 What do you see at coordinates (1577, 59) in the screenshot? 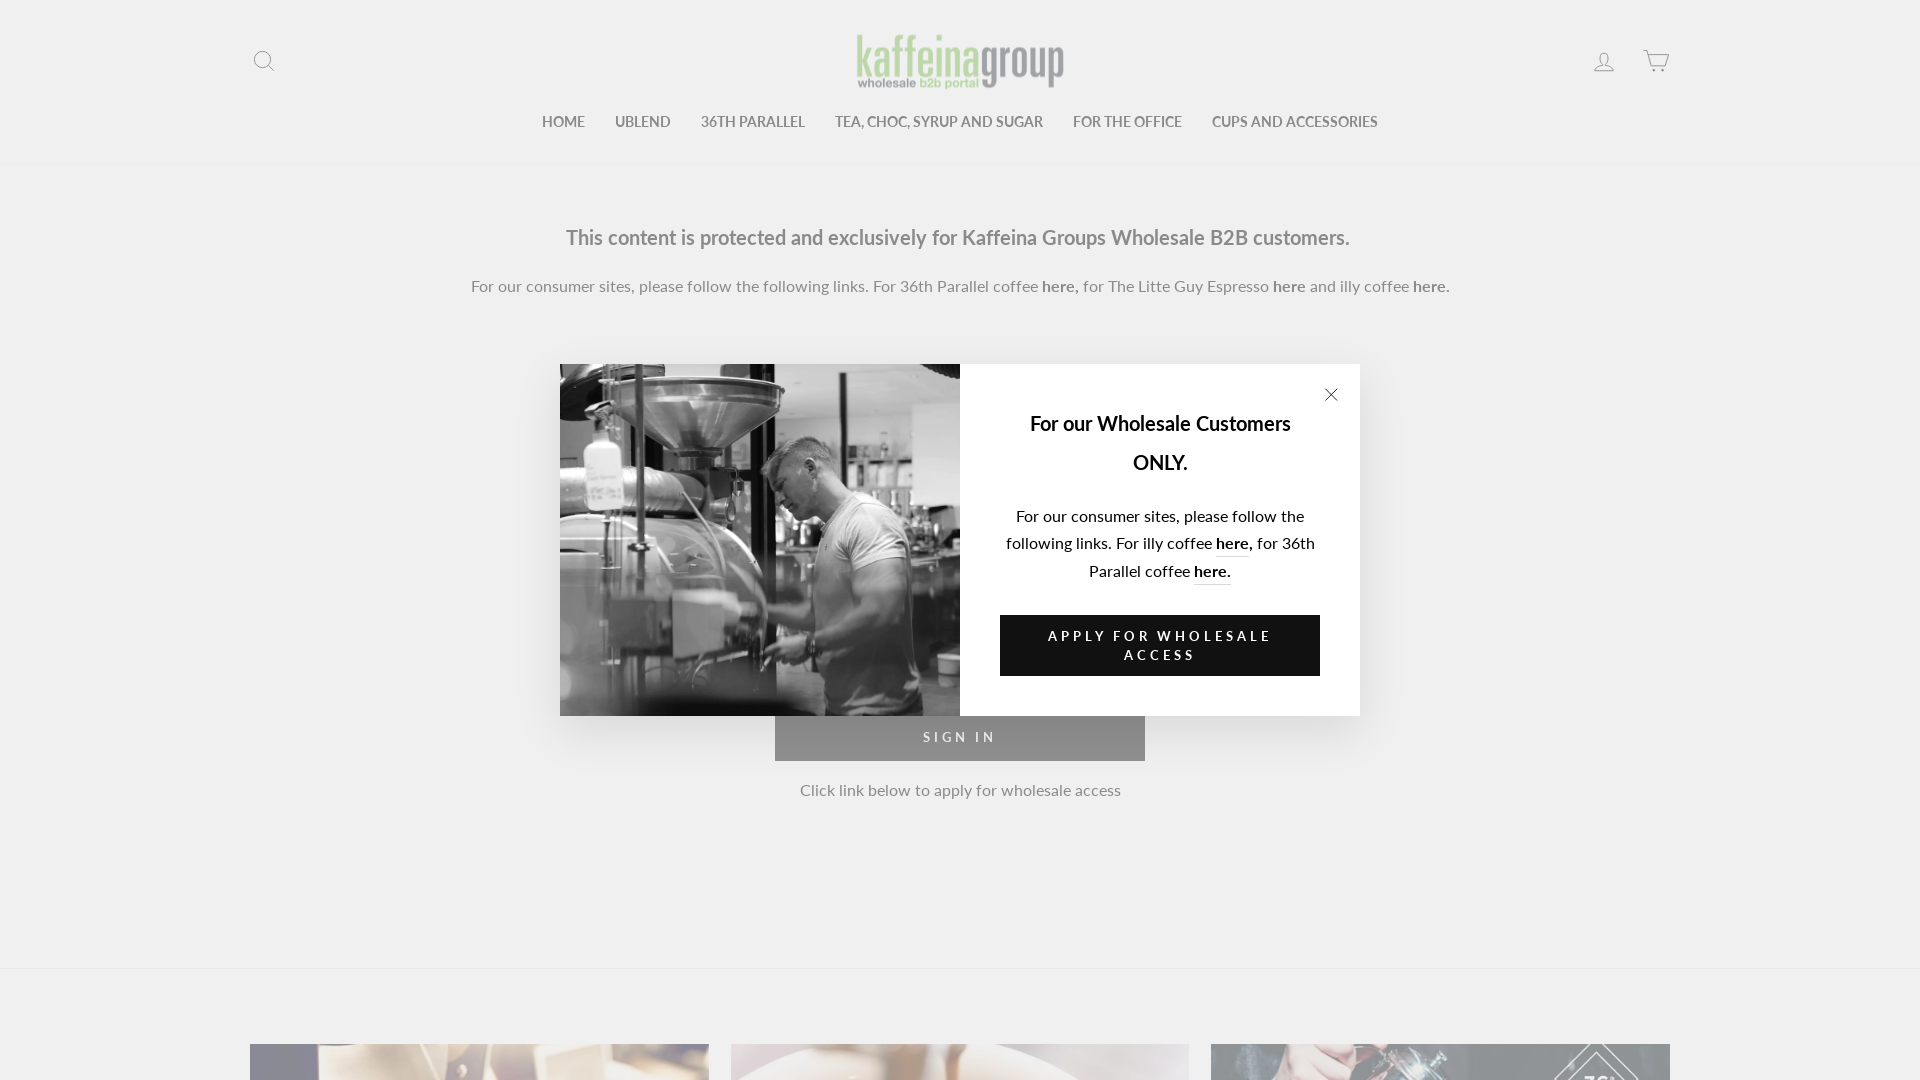
I see `'LOG IN'` at bounding box center [1577, 59].